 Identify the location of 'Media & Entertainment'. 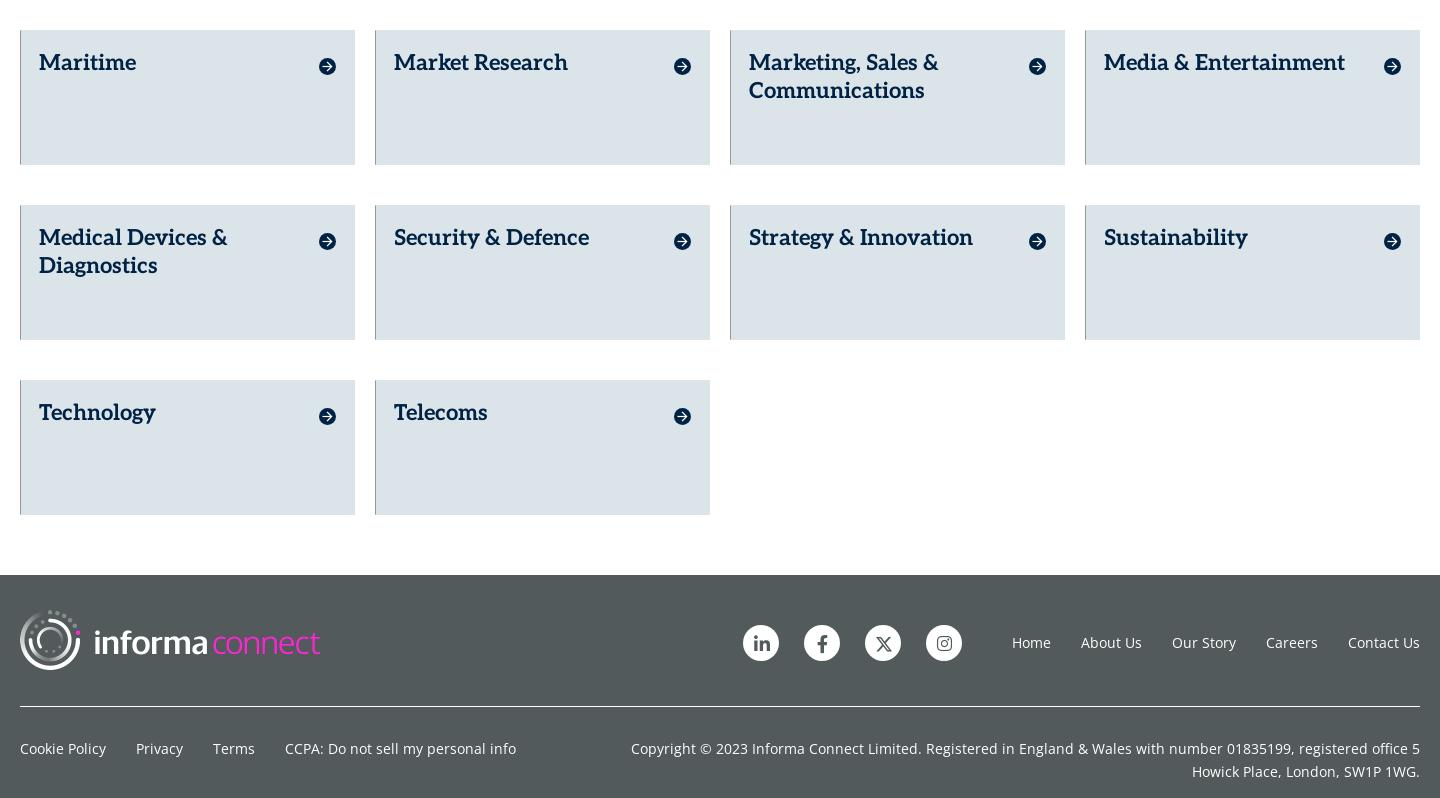
(1103, 48).